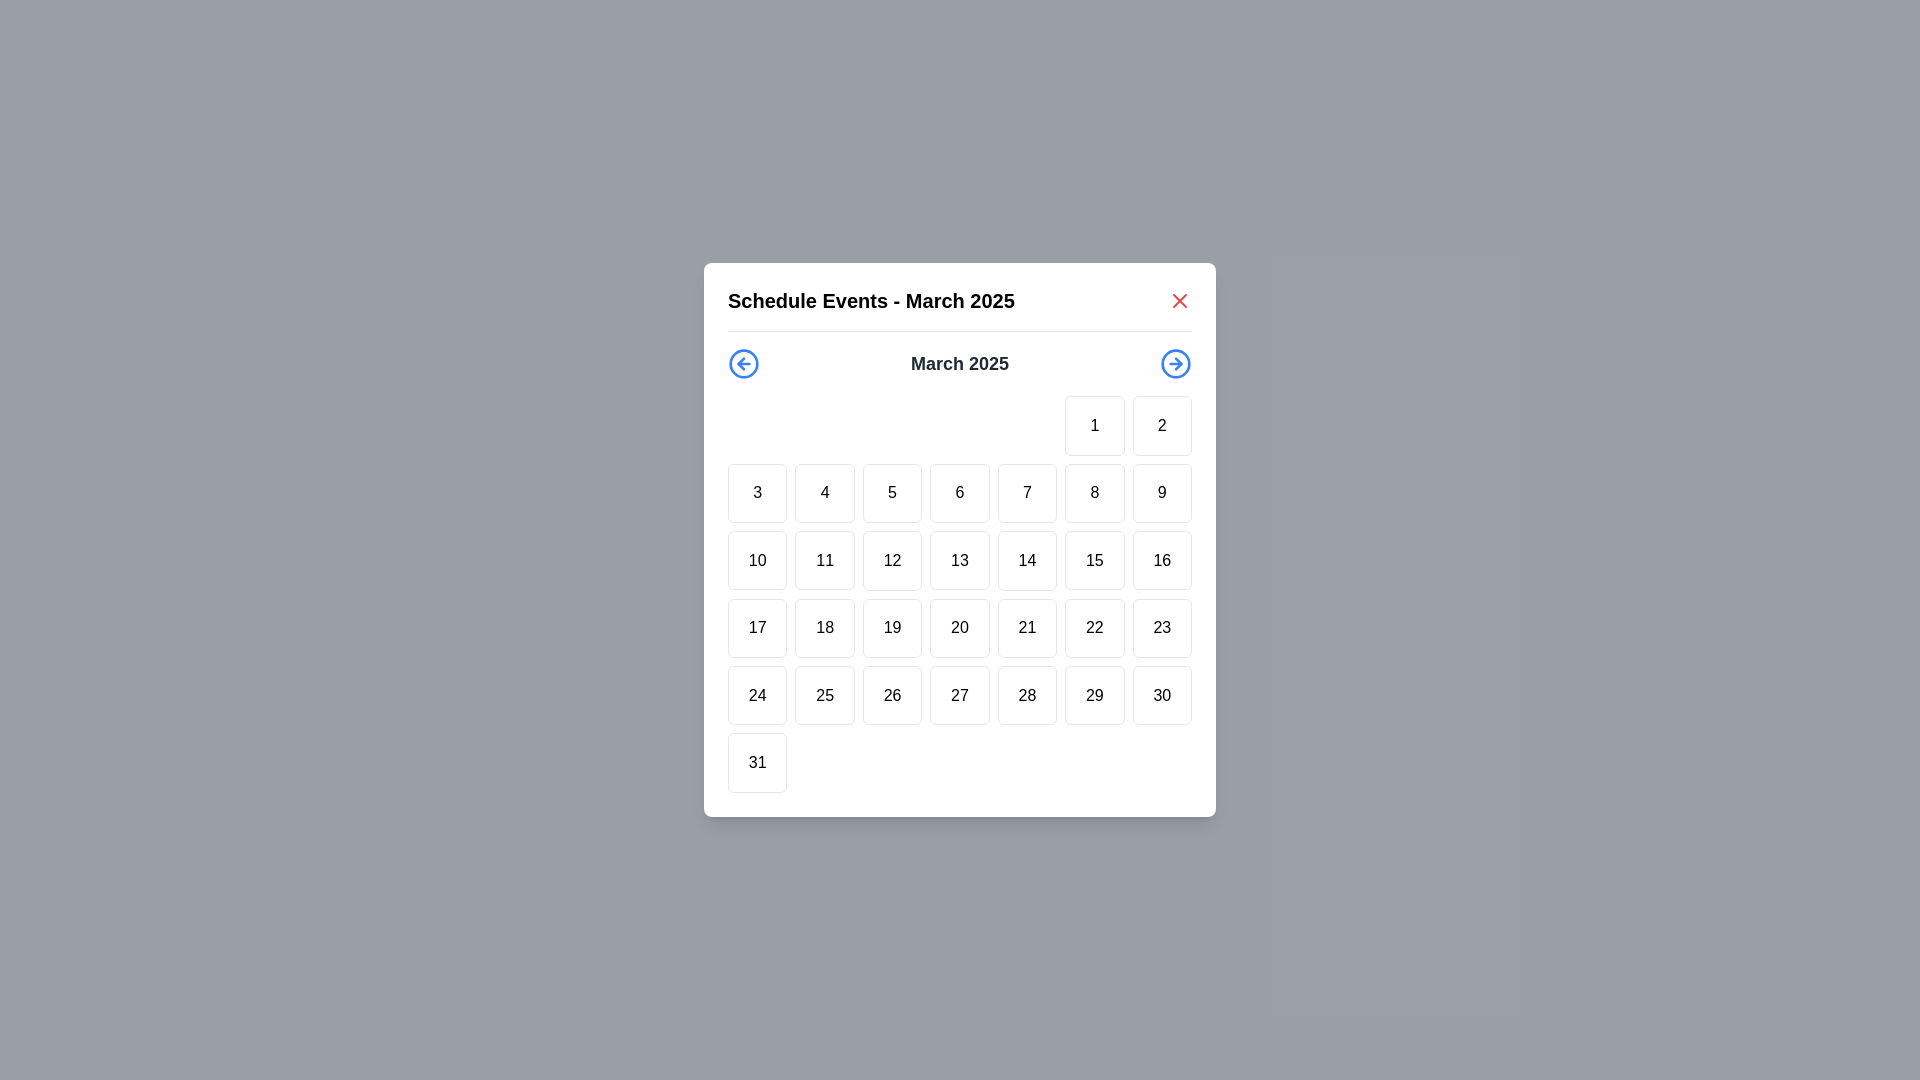  I want to click on the button styled as a calendar day entry, which contains the number '19', located in the third row and fourth column of the calendar grid, so click(891, 627).